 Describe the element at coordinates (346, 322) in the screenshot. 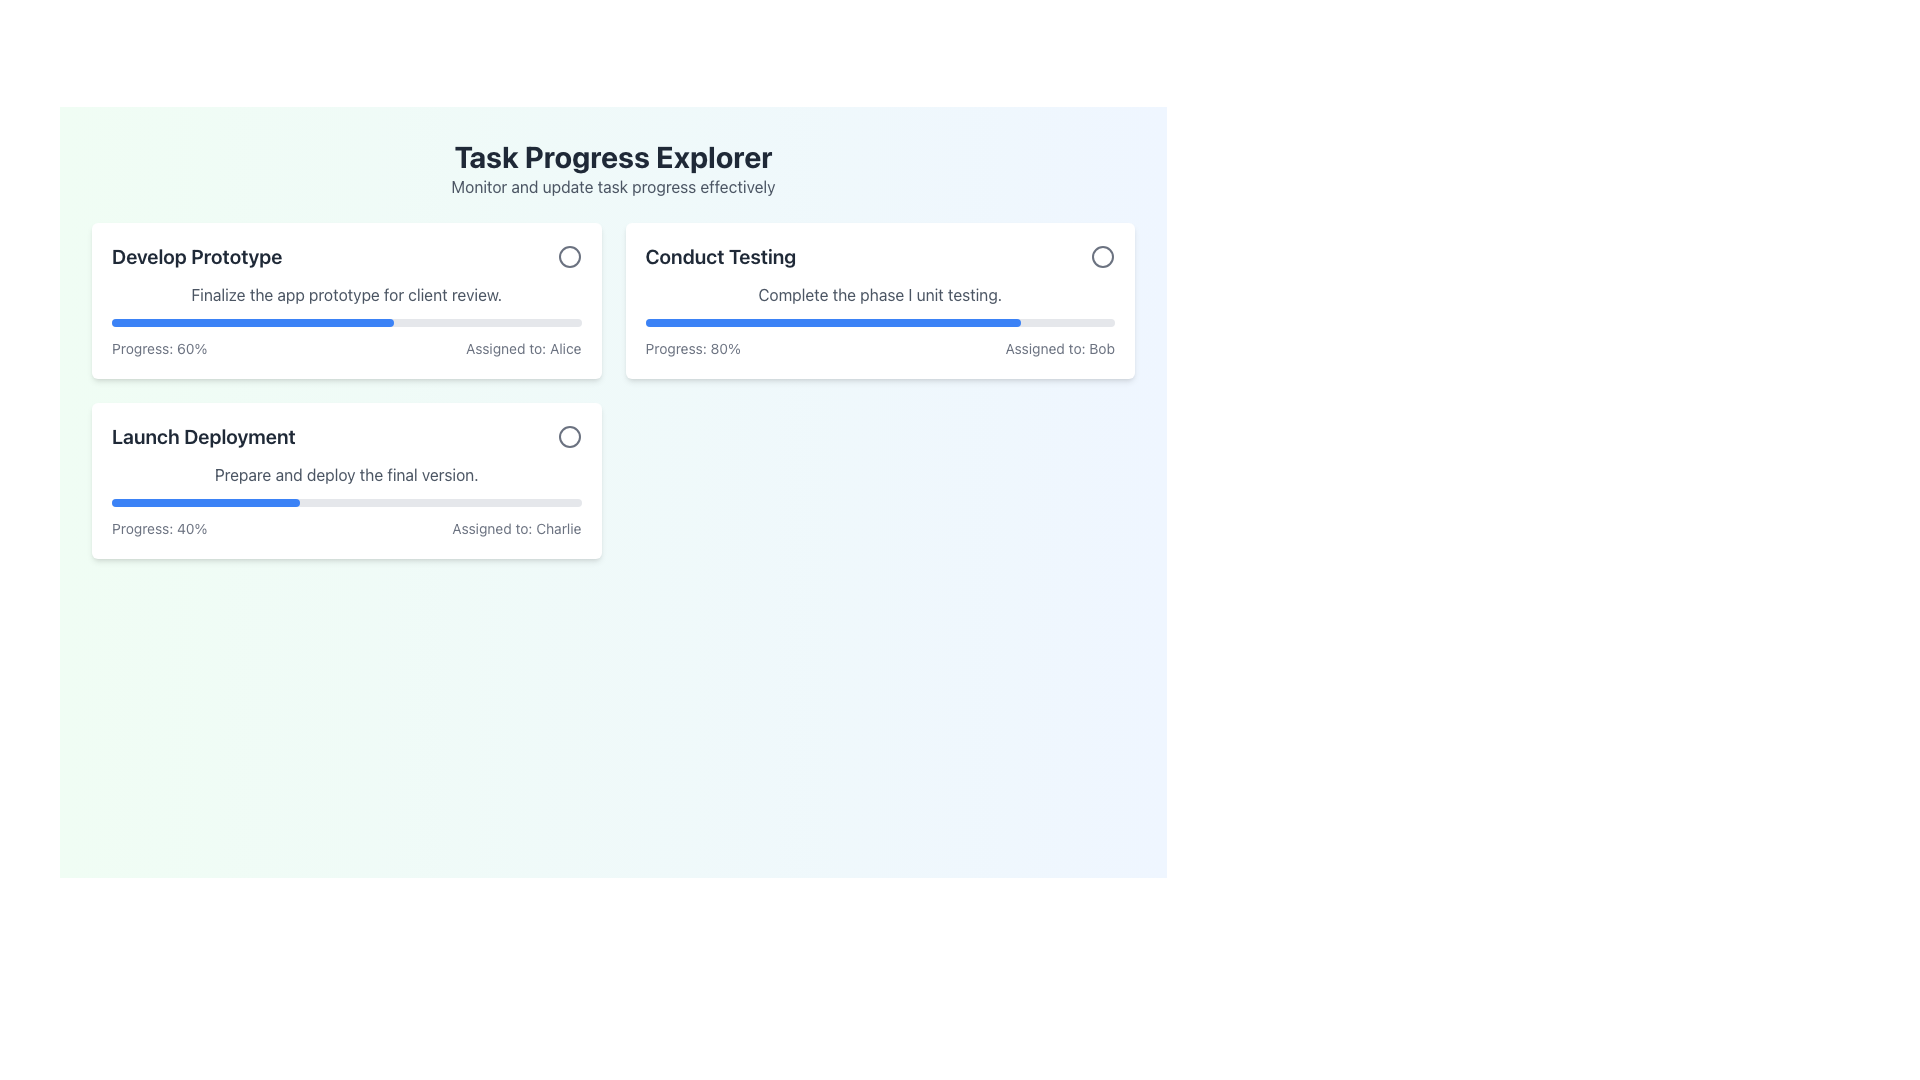

I see `the thin, rounded progress bar located within the 'Develop Prototype' card, which visually indicates the progress of the task` at that location.